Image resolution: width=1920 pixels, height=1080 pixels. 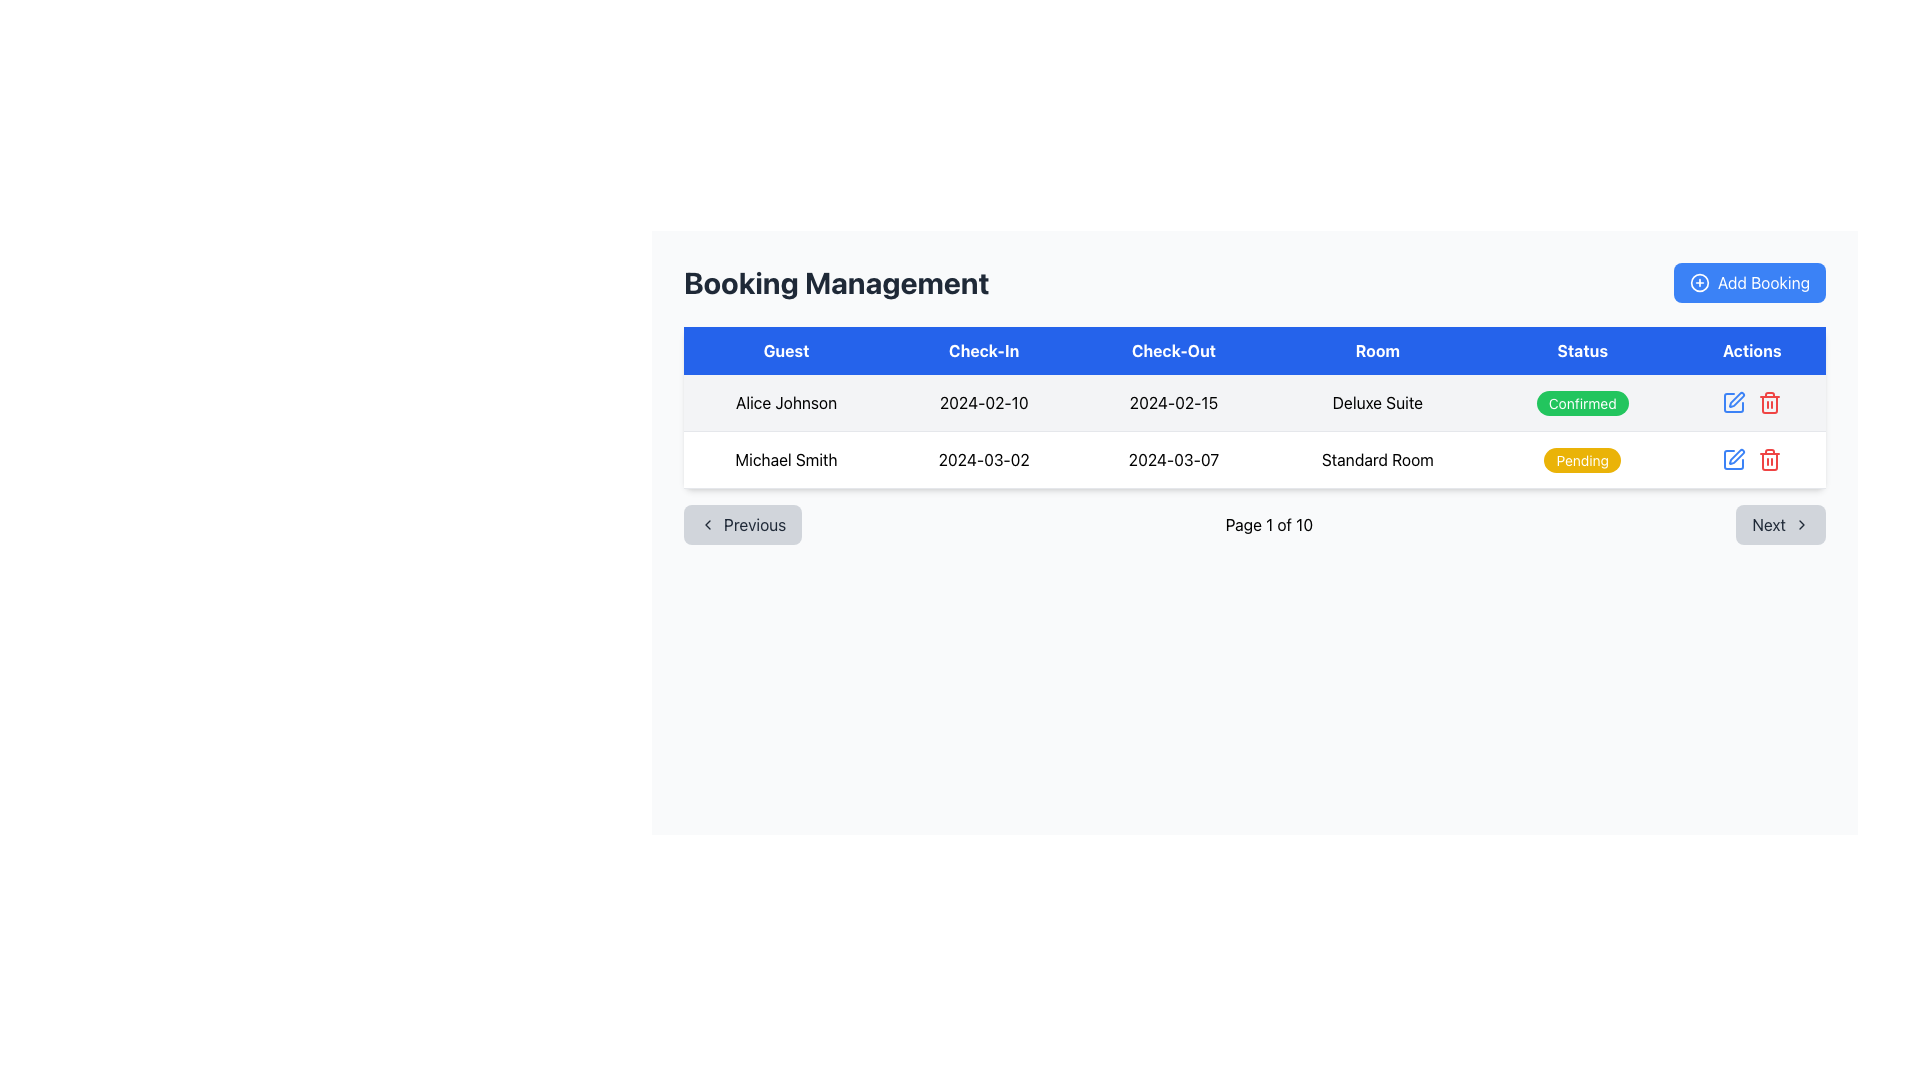 What do you see at coordinates (1376, 350) in the screenshot?
I see `the blue rectangular tab labeled 'Room', which is the fourth column header in the table, located between 'Check-Out' and 'Status'` at bounding box center [1376, 350].